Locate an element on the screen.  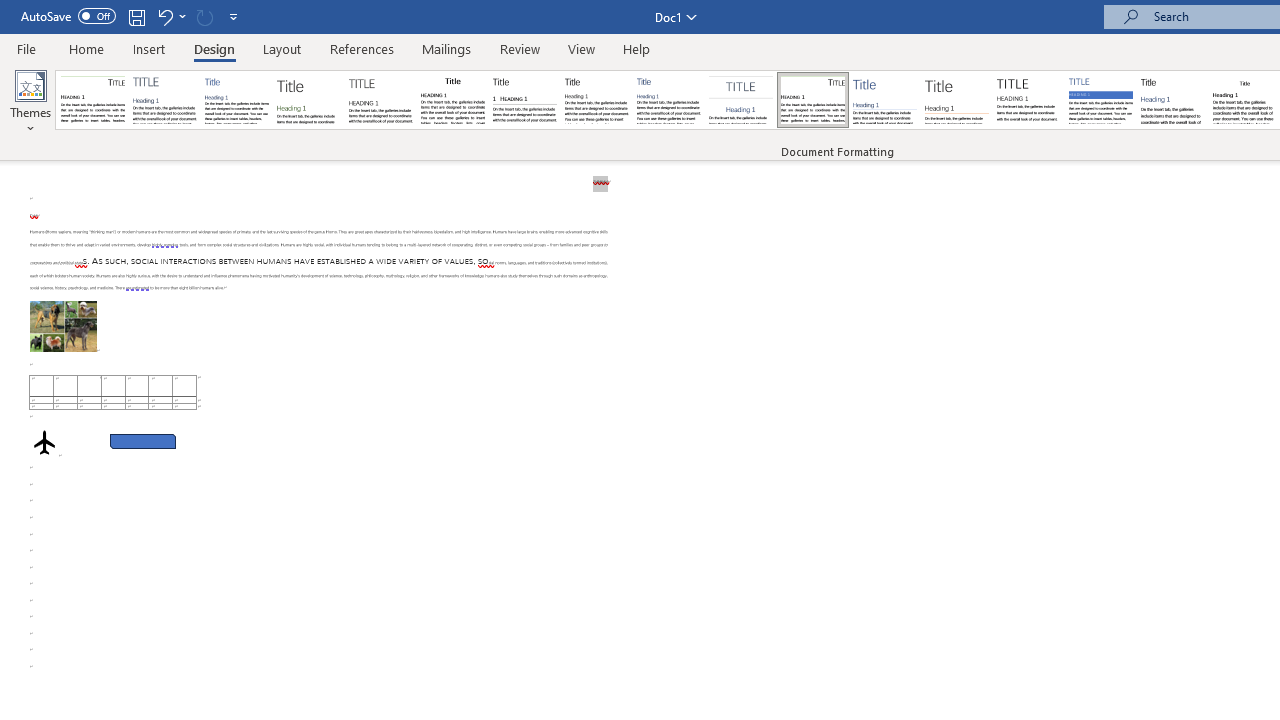
'Themes' is located at coordinates (30, 103).